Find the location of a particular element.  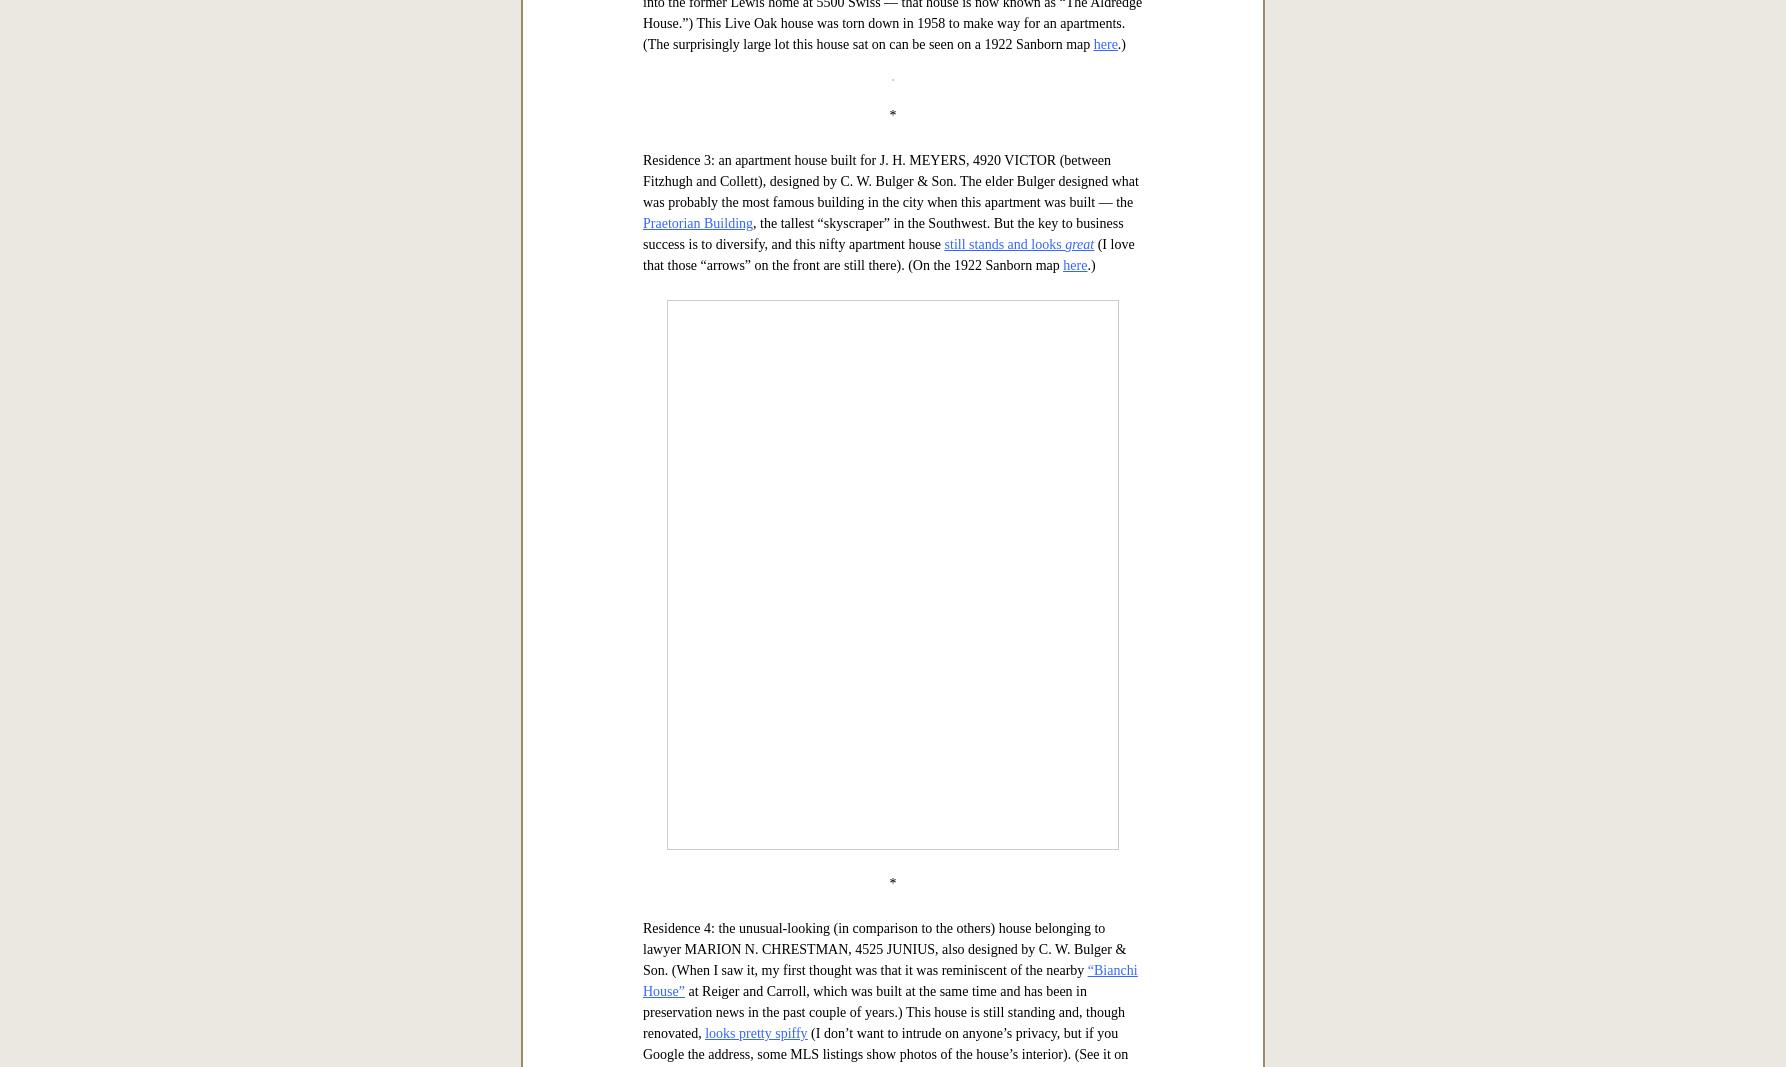

'Residence 1: (above) the beautiful sprawling home of businessman RUFUS W. HIGGINBOTHAM (Higginbotham-Bailey, Boren-Stewart, etc.), 5002 SWISS AVENUE, designed by Charles Erwin Barglebaugh, chief designer for Lang & Witchell and a former employee of Frank Lloyd Wright (more on Barglebaugh — who was one of the architects responsible for the Medical Arts Building — can be found' is located at coordinates (890, 434).